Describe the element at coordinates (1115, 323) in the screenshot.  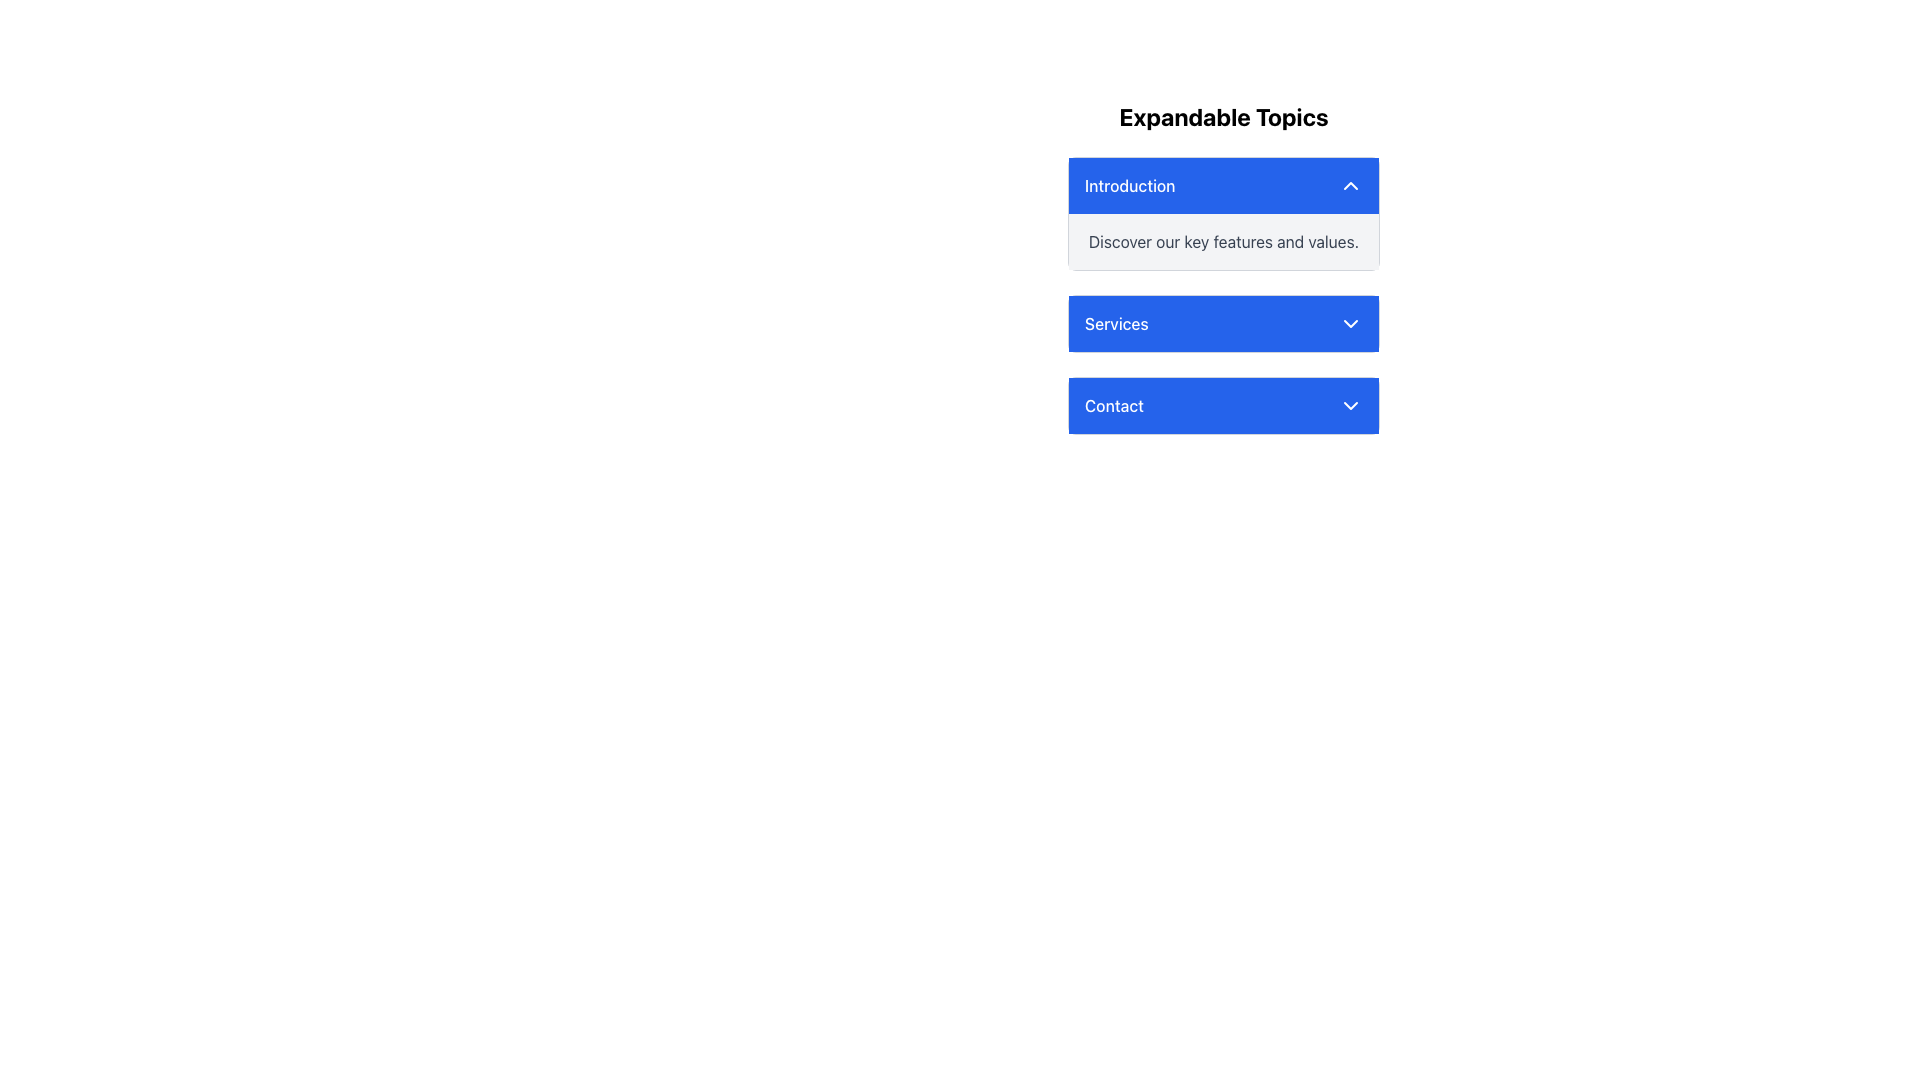
I see `the second text label in the vertically stacked list of collapsible sections` at that location.